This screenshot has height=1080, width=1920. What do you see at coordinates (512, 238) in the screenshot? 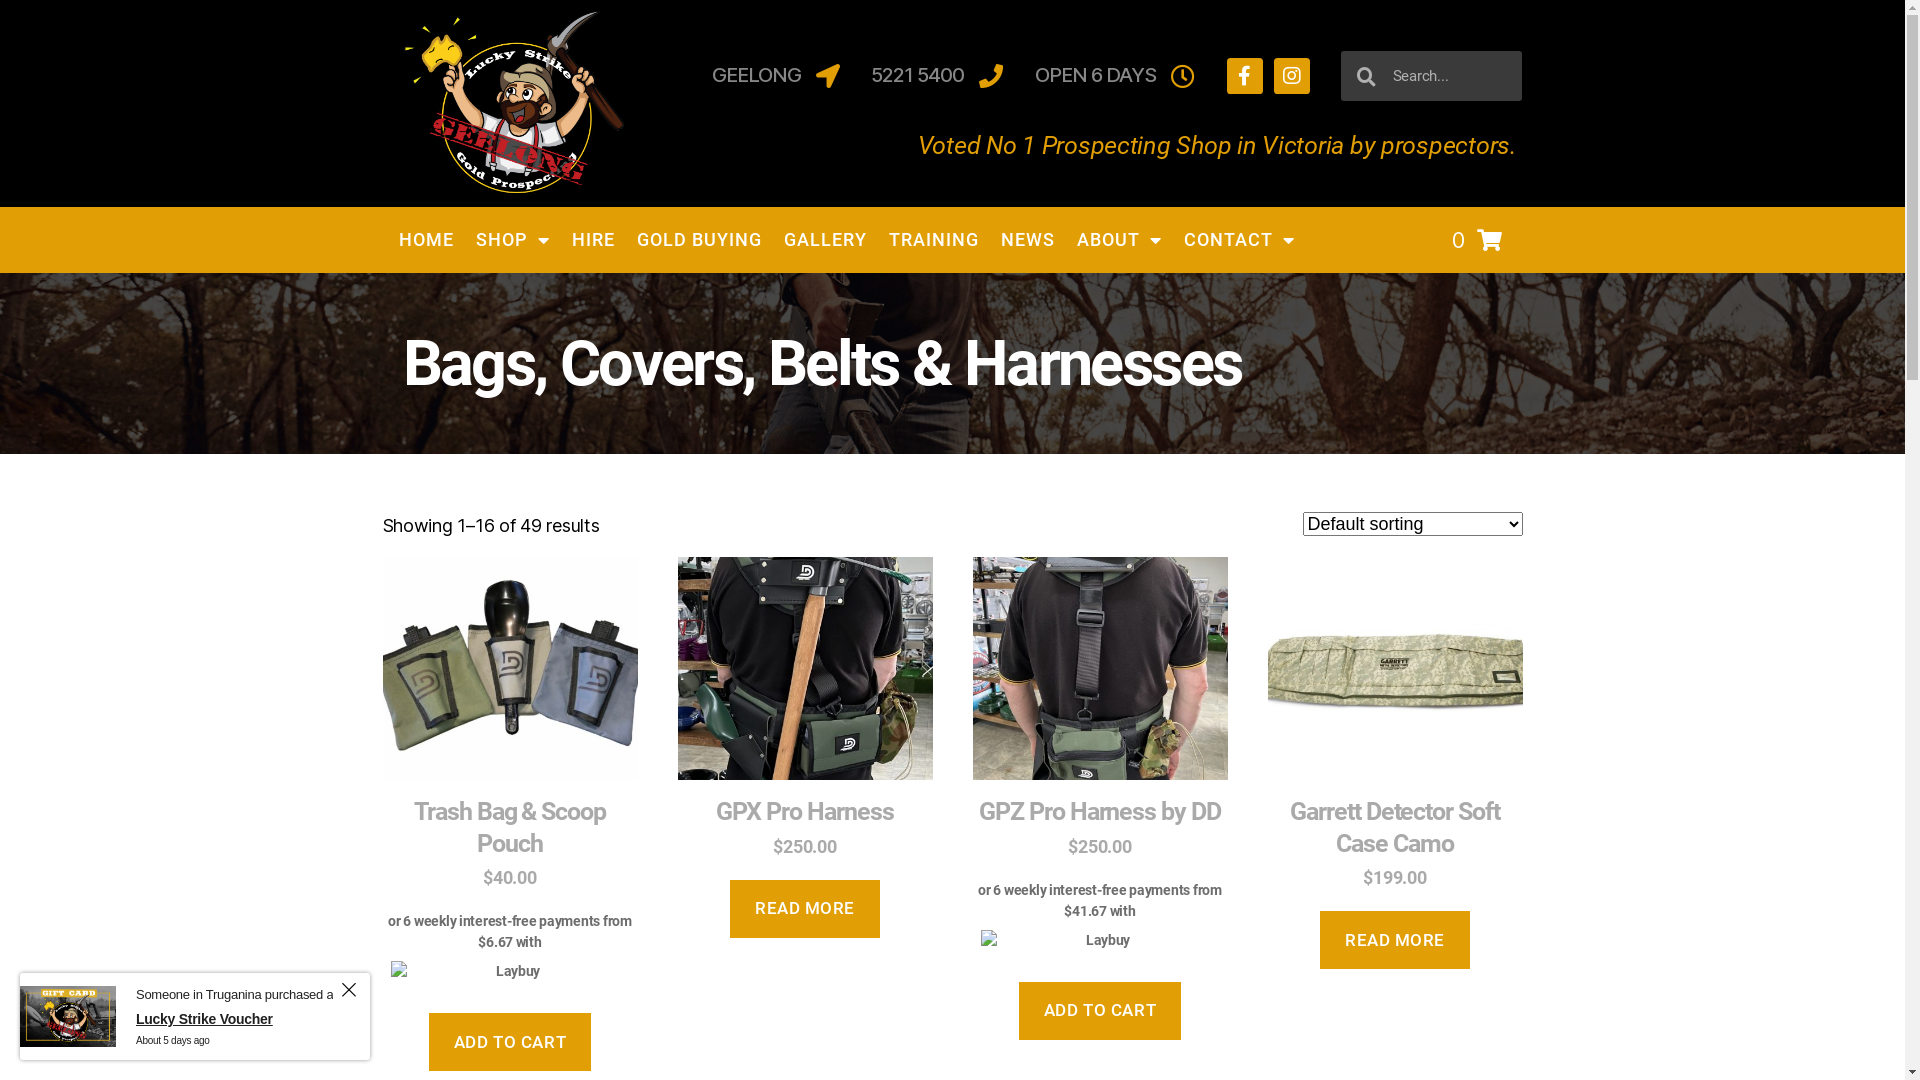
I see `'SHOP'` at bounding box center [512, 238].